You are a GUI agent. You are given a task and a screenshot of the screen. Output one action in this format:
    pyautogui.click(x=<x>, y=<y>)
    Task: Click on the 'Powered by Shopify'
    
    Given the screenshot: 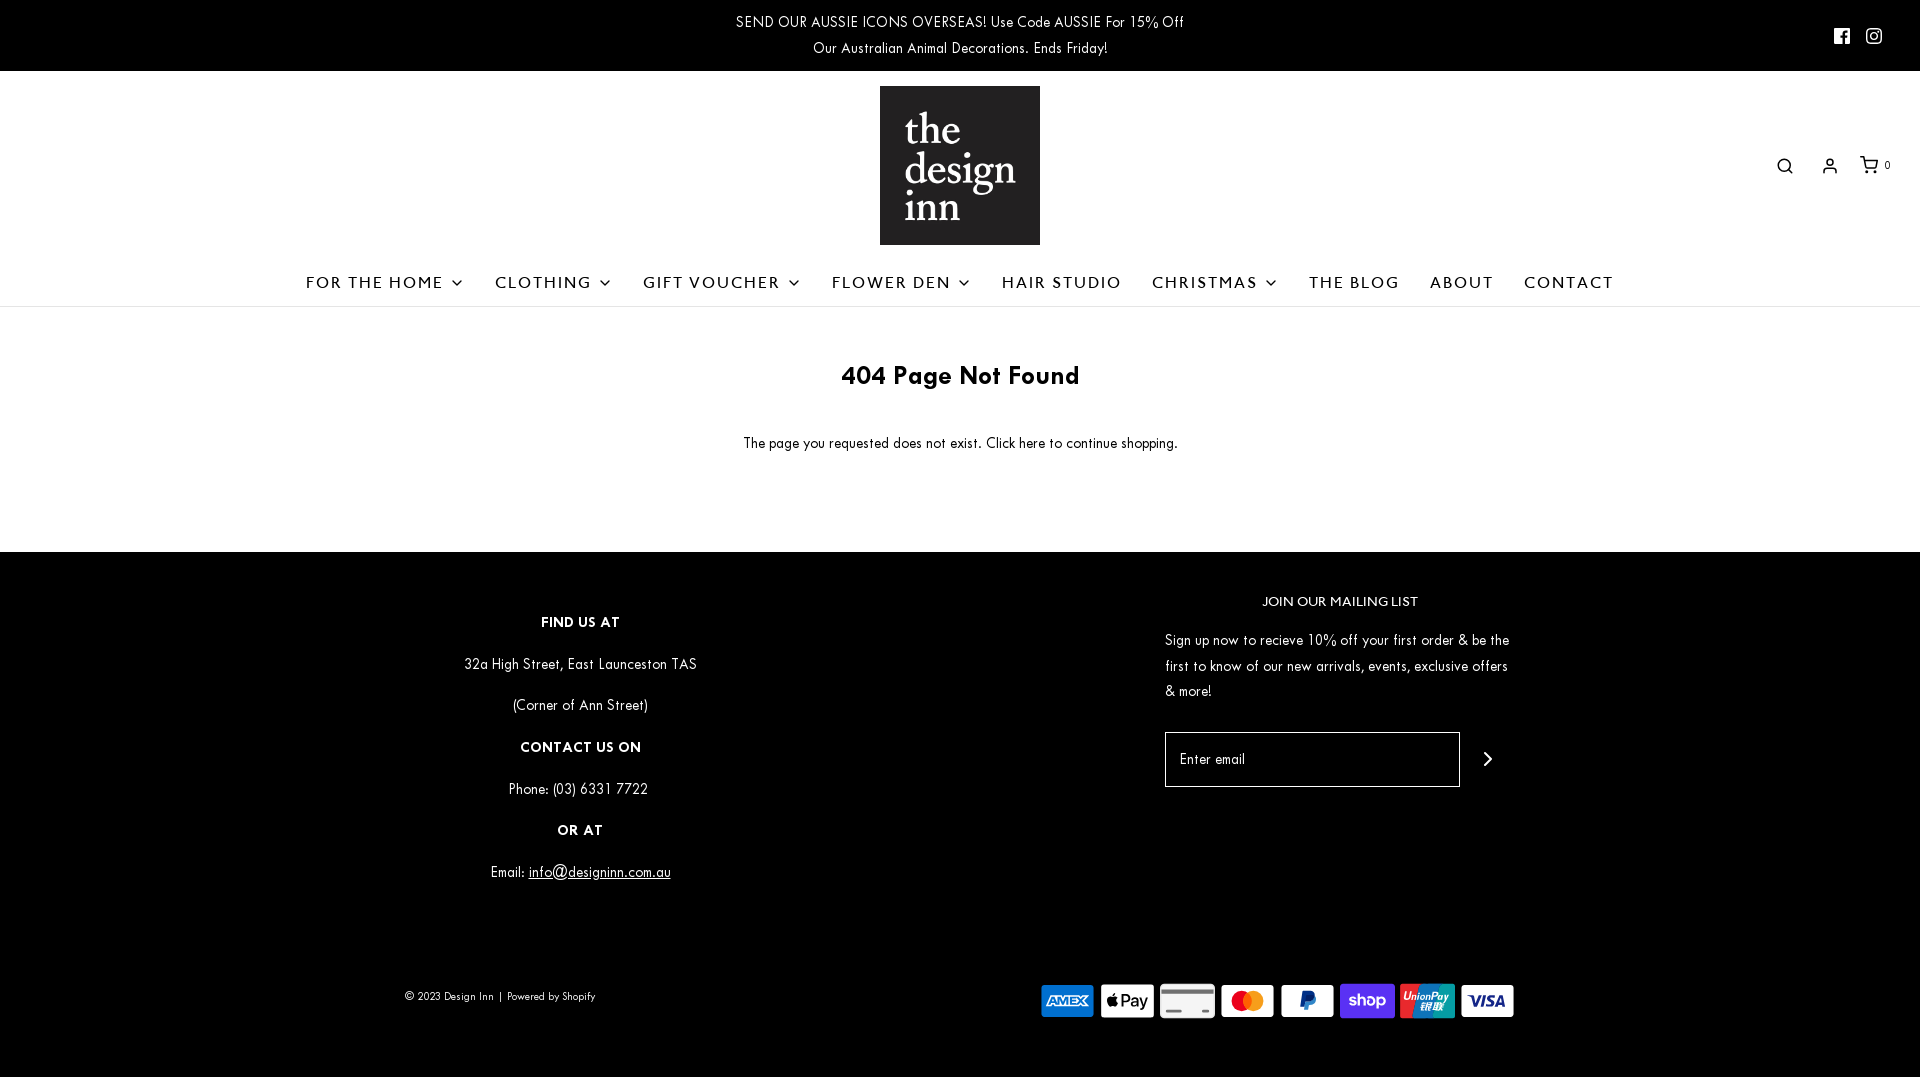 What is the action you would take?
    pyautogui.click(x=551, y=996)
    